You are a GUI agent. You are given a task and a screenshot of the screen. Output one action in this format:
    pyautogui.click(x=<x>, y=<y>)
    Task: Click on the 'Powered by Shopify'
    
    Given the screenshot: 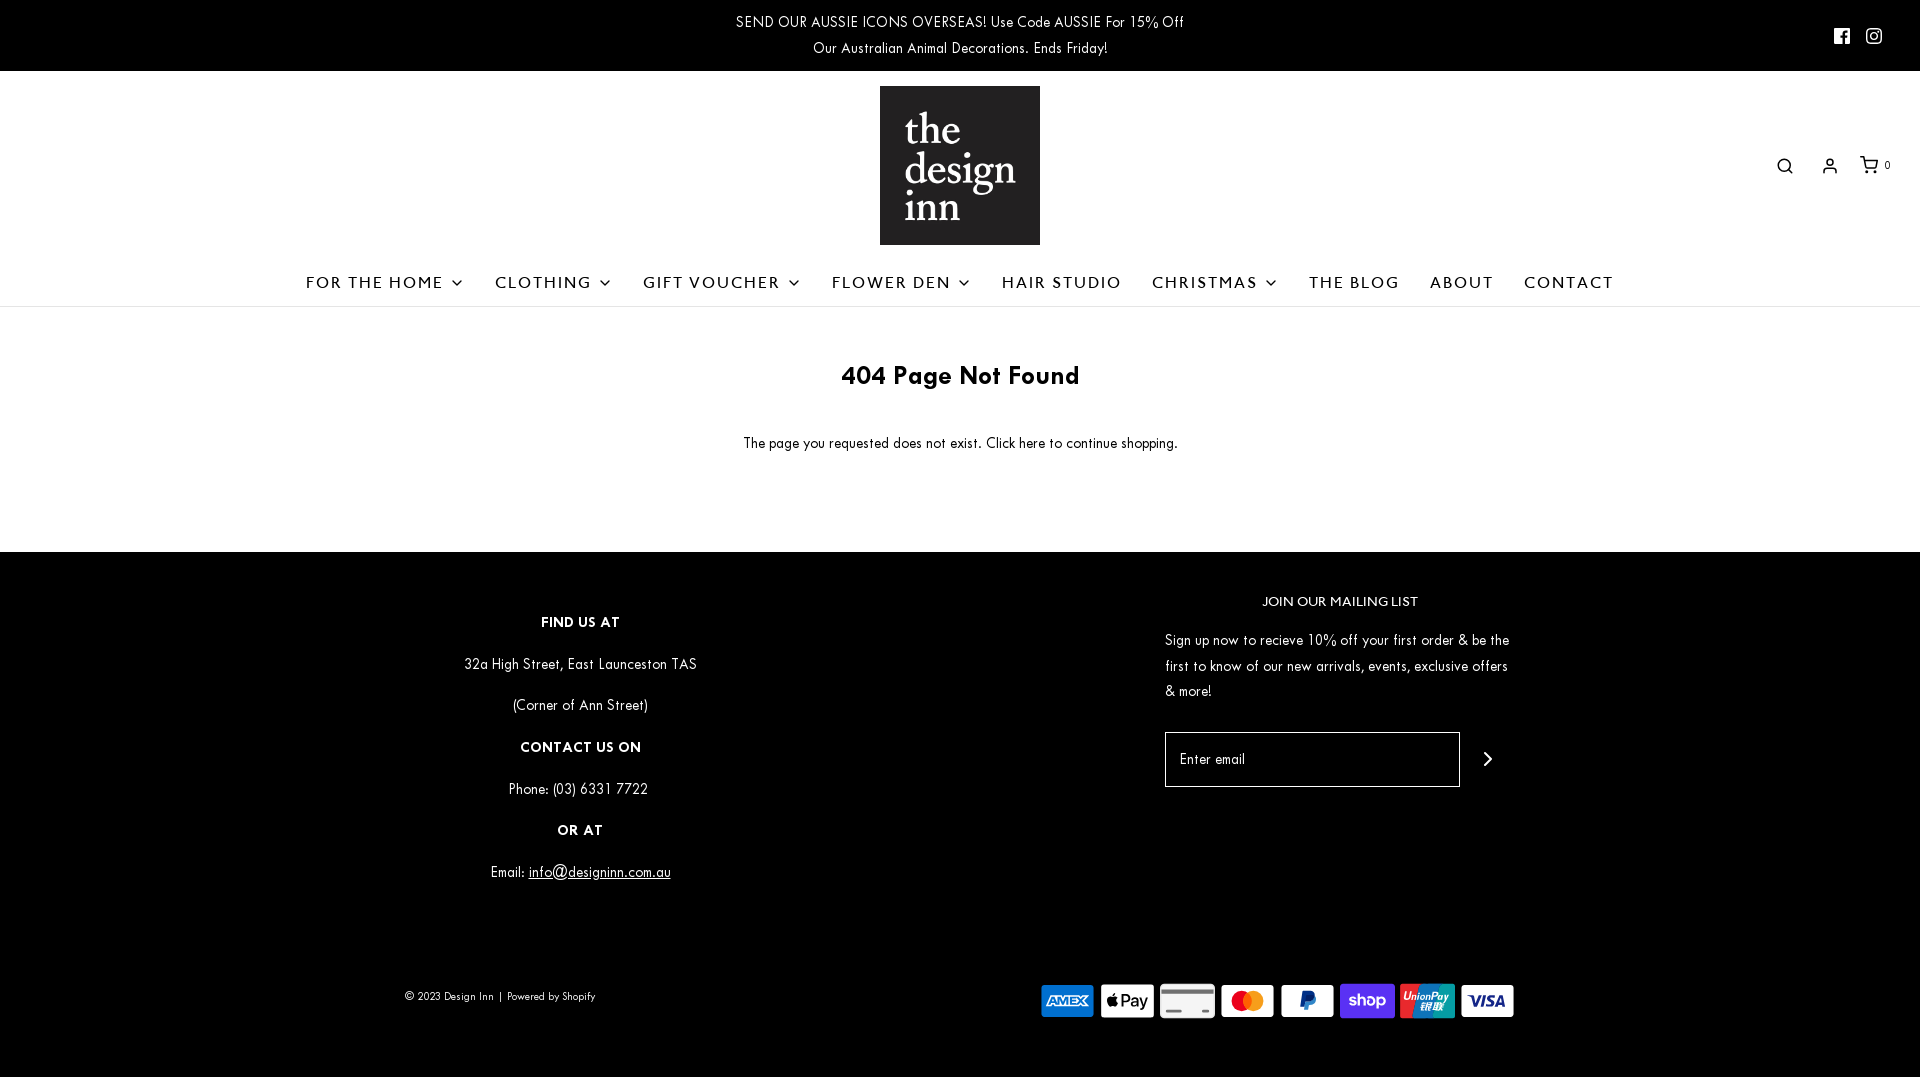 What is the action you would take?
    pyautogui.click(x=551, y=996)
    